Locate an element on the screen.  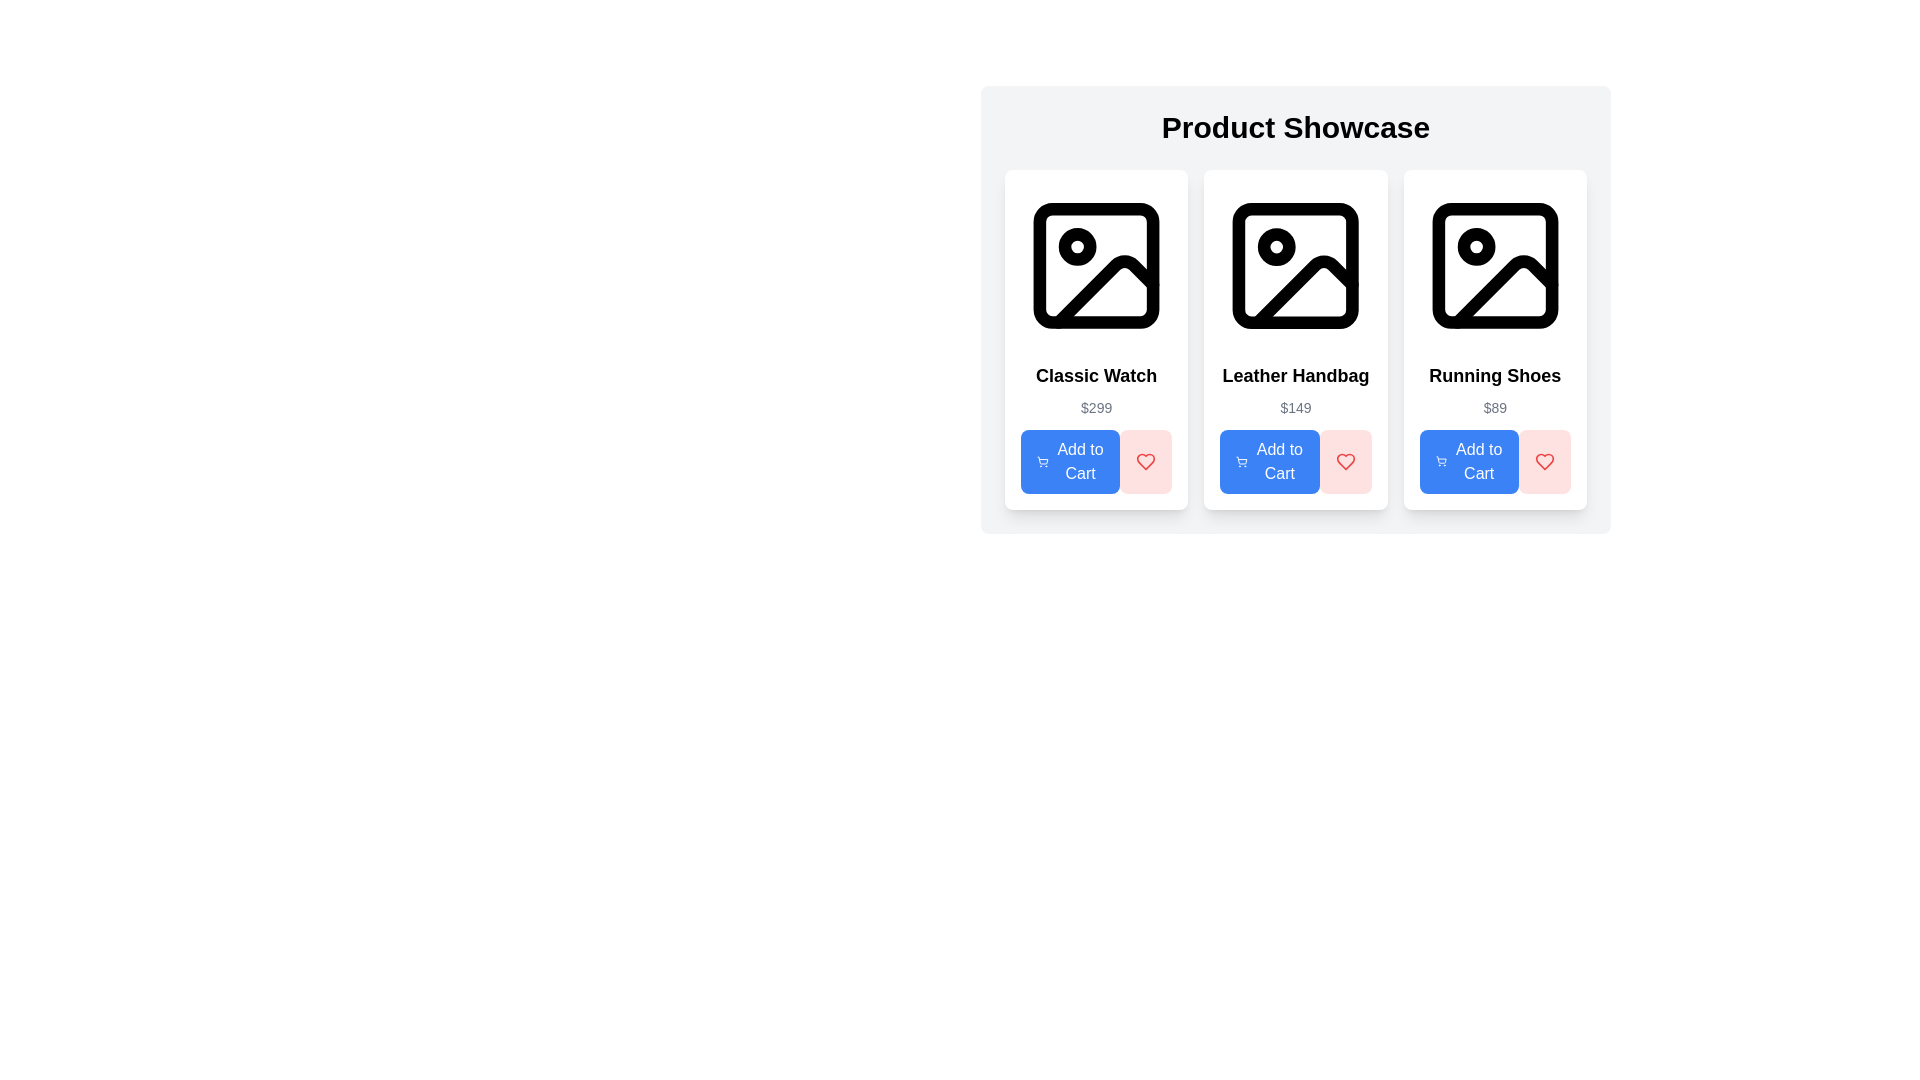
the SVG placeholder image representing the 'Leather Handbag' product, which is centrally placed above the text description and 'Add to Cart' button in the second product card is located at coordinates (1296, 265).